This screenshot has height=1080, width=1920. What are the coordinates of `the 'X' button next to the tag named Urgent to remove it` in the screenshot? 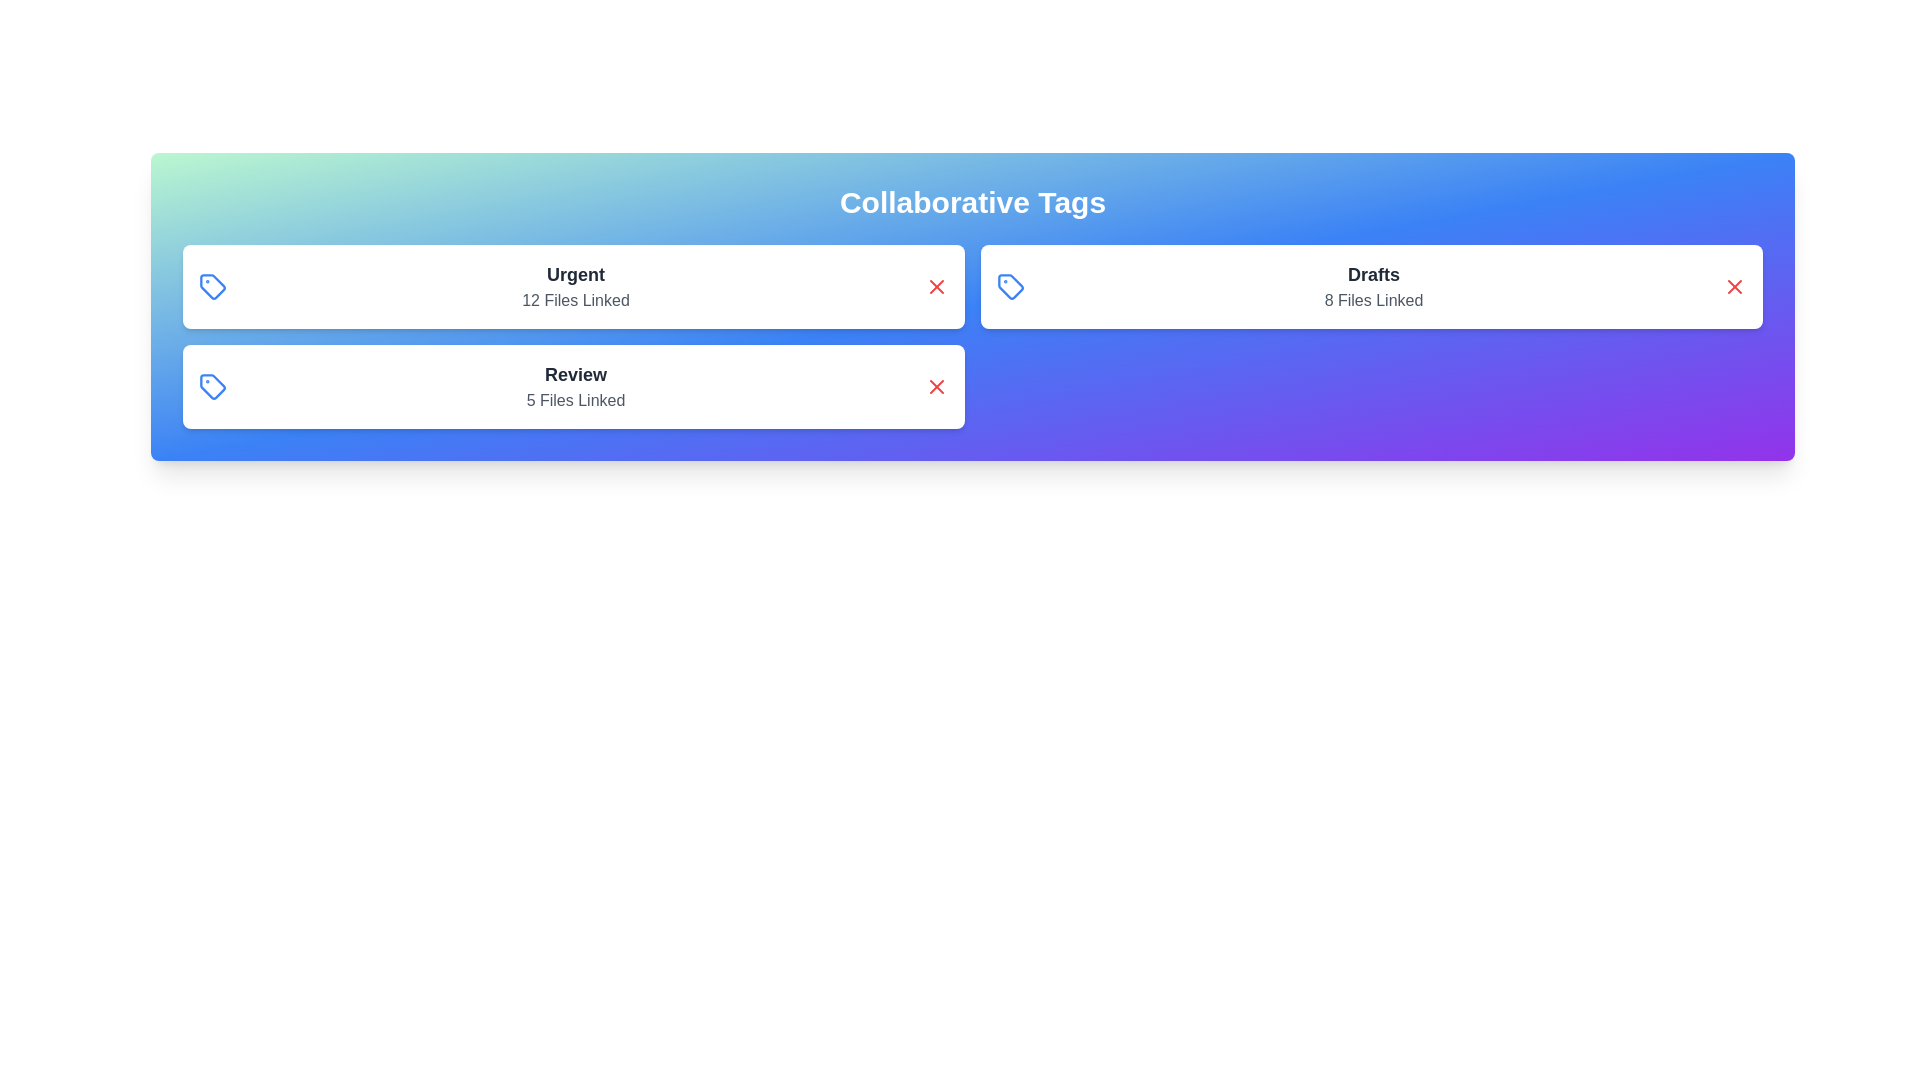 It's located at (935, 286).